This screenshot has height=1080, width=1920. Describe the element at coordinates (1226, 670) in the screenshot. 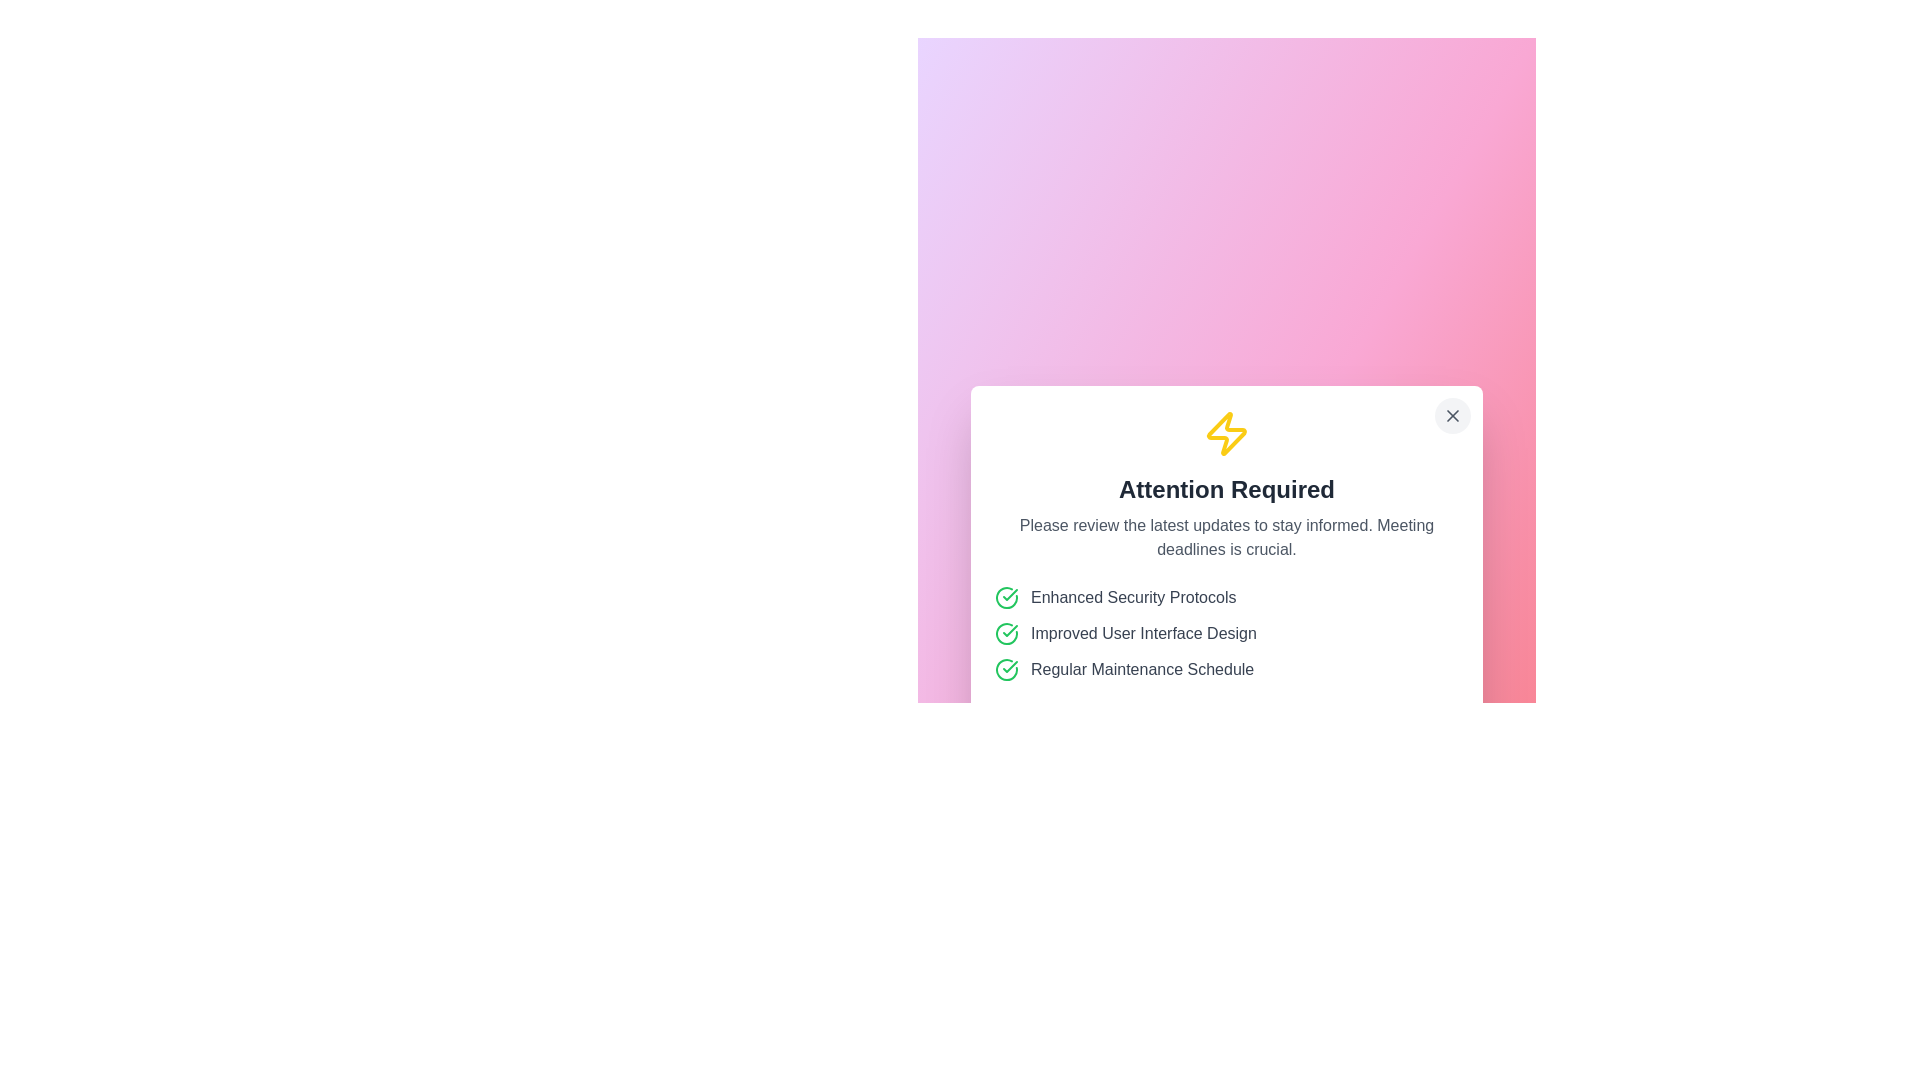

I see `the 'Regular Maintenance Schedule' label with an icon, which is the last item in the vertical list of features within the notification box` at that location.